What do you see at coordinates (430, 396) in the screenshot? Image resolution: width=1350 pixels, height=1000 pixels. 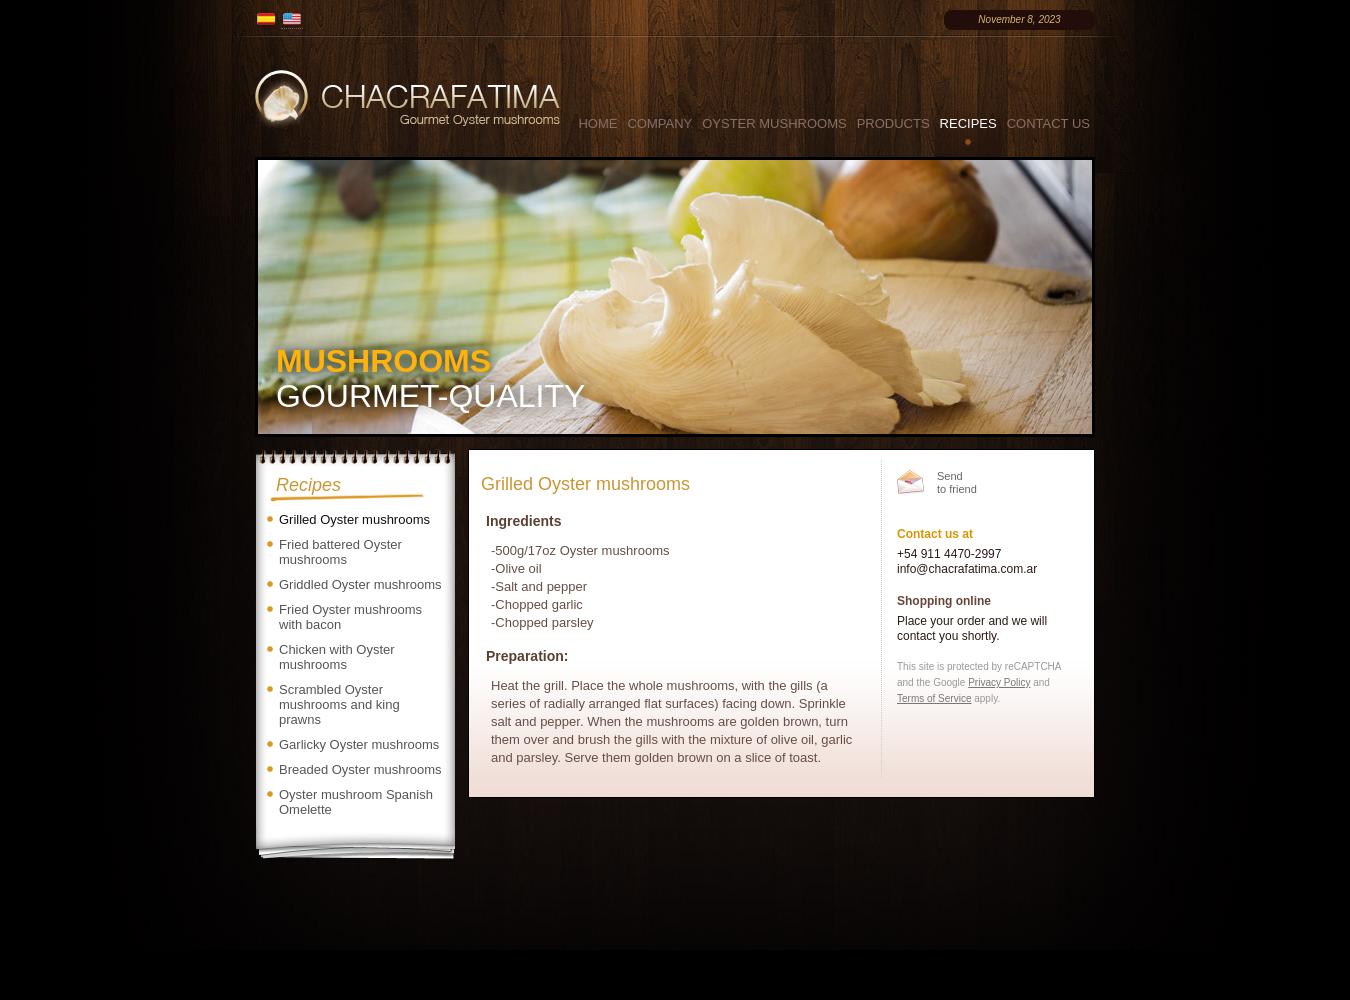 I see `'GOURMET-QUALITY'` at bounding box center [430, 396].